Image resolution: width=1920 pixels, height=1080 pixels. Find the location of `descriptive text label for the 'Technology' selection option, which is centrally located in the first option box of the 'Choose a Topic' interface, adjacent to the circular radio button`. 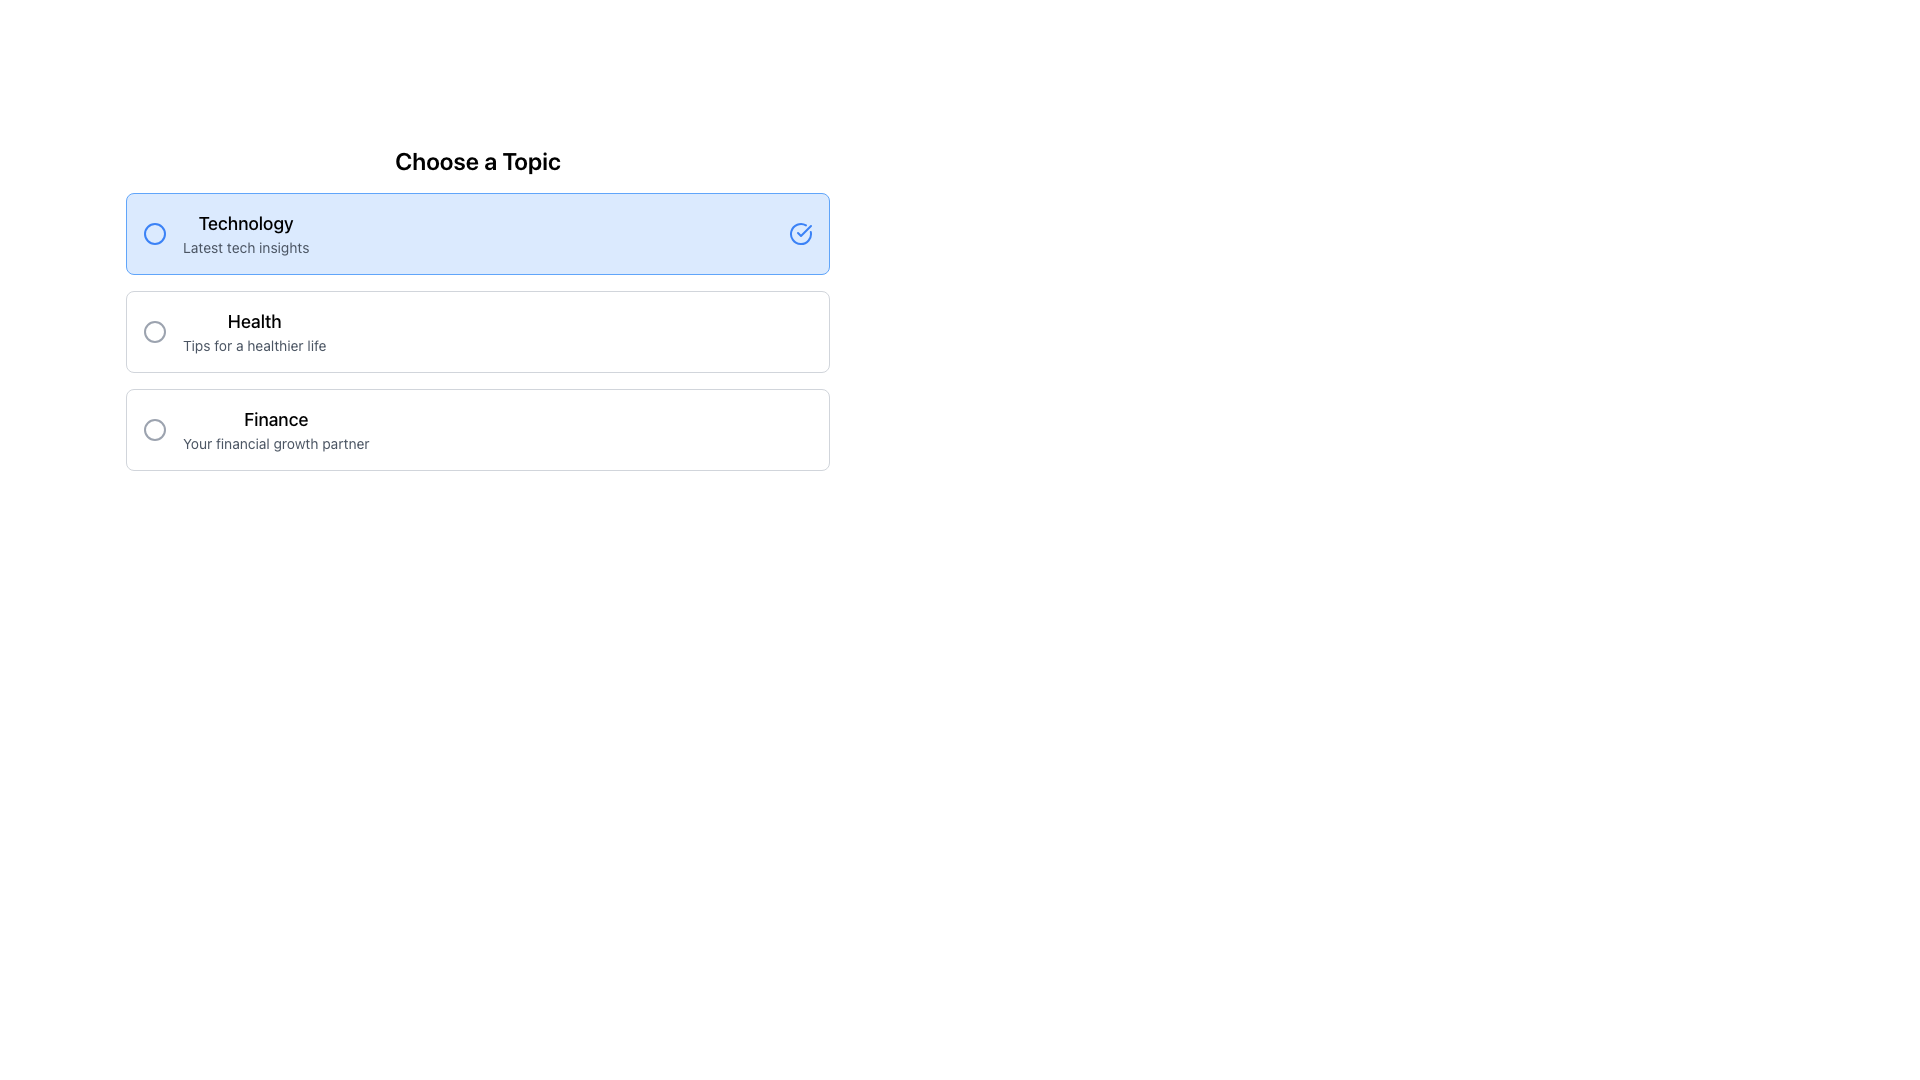

descriptive text label for the 'Technology' selection option, which is centrally located in the first option box of the 'Choose a Topic' interface, adjacent to the circular radio button is located at coordinates (245, 233).